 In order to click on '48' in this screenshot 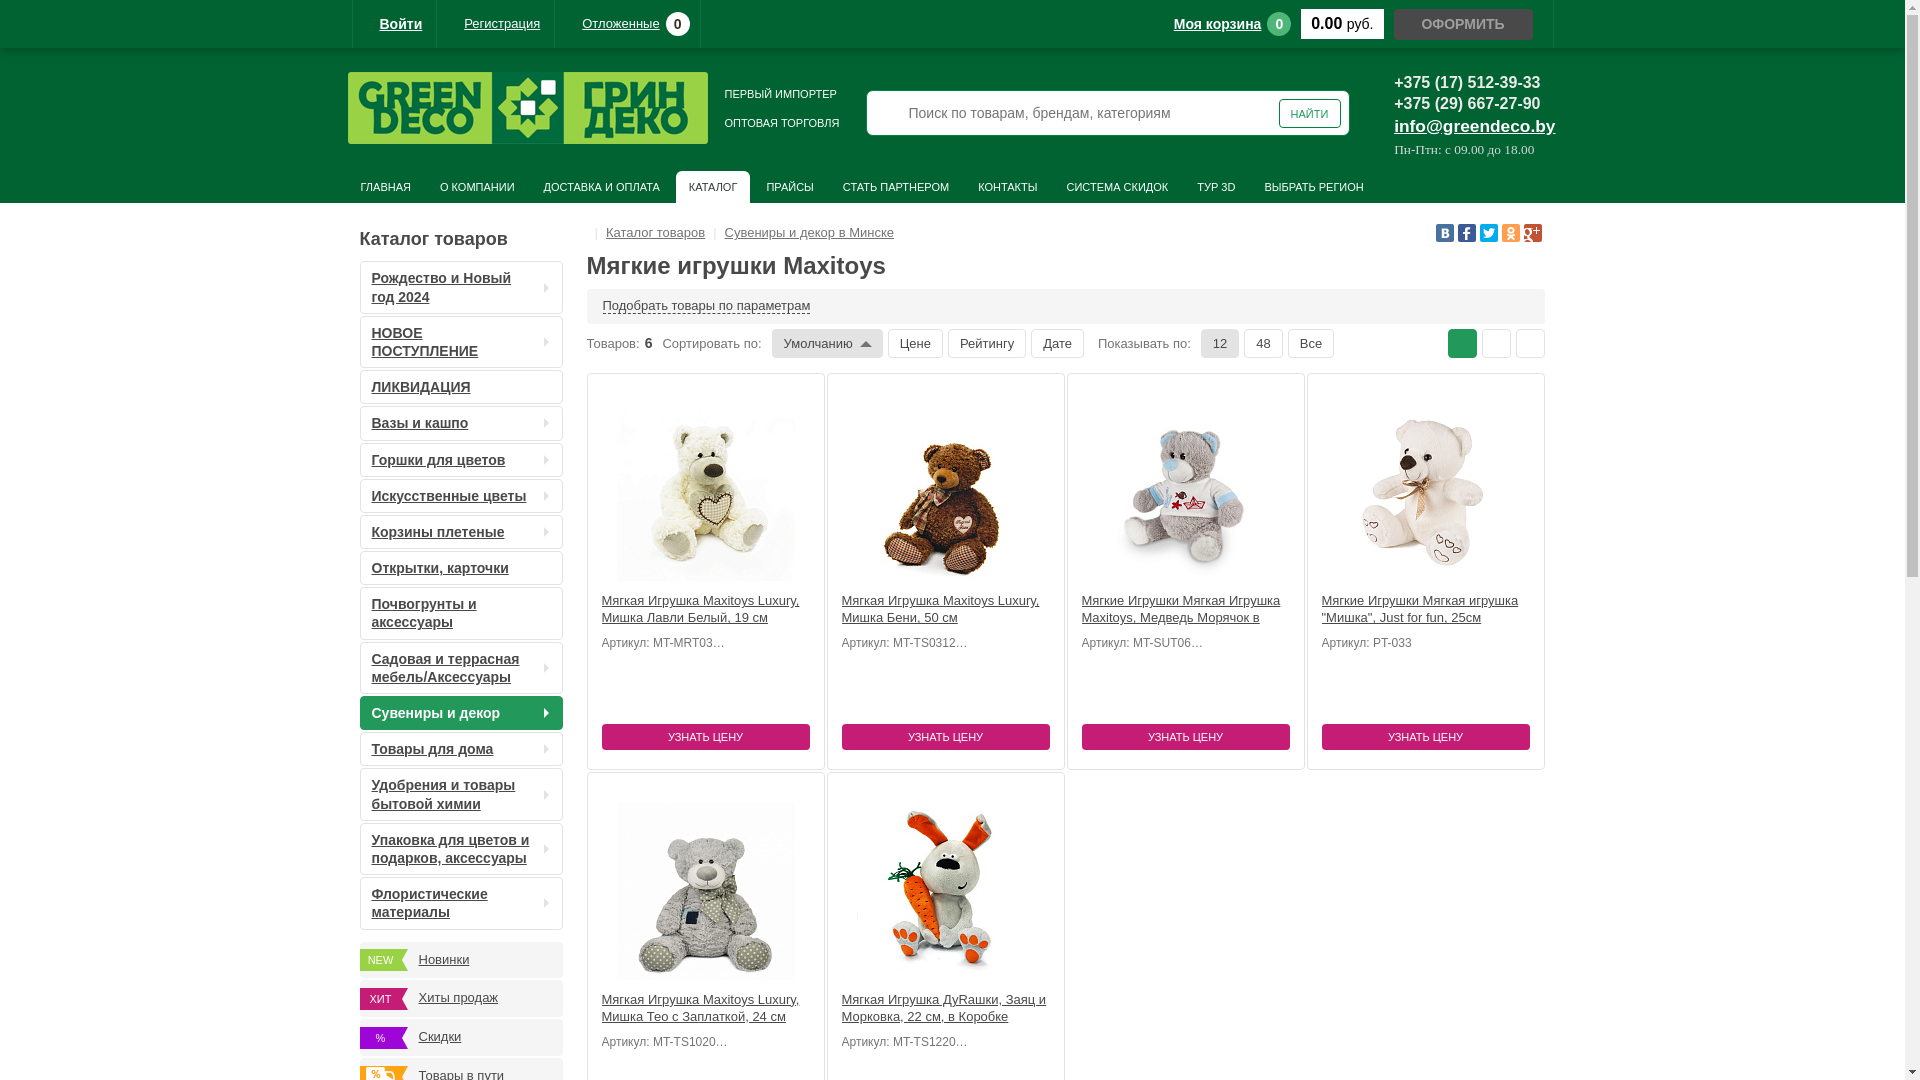, I will do `click(1261, 342)`.